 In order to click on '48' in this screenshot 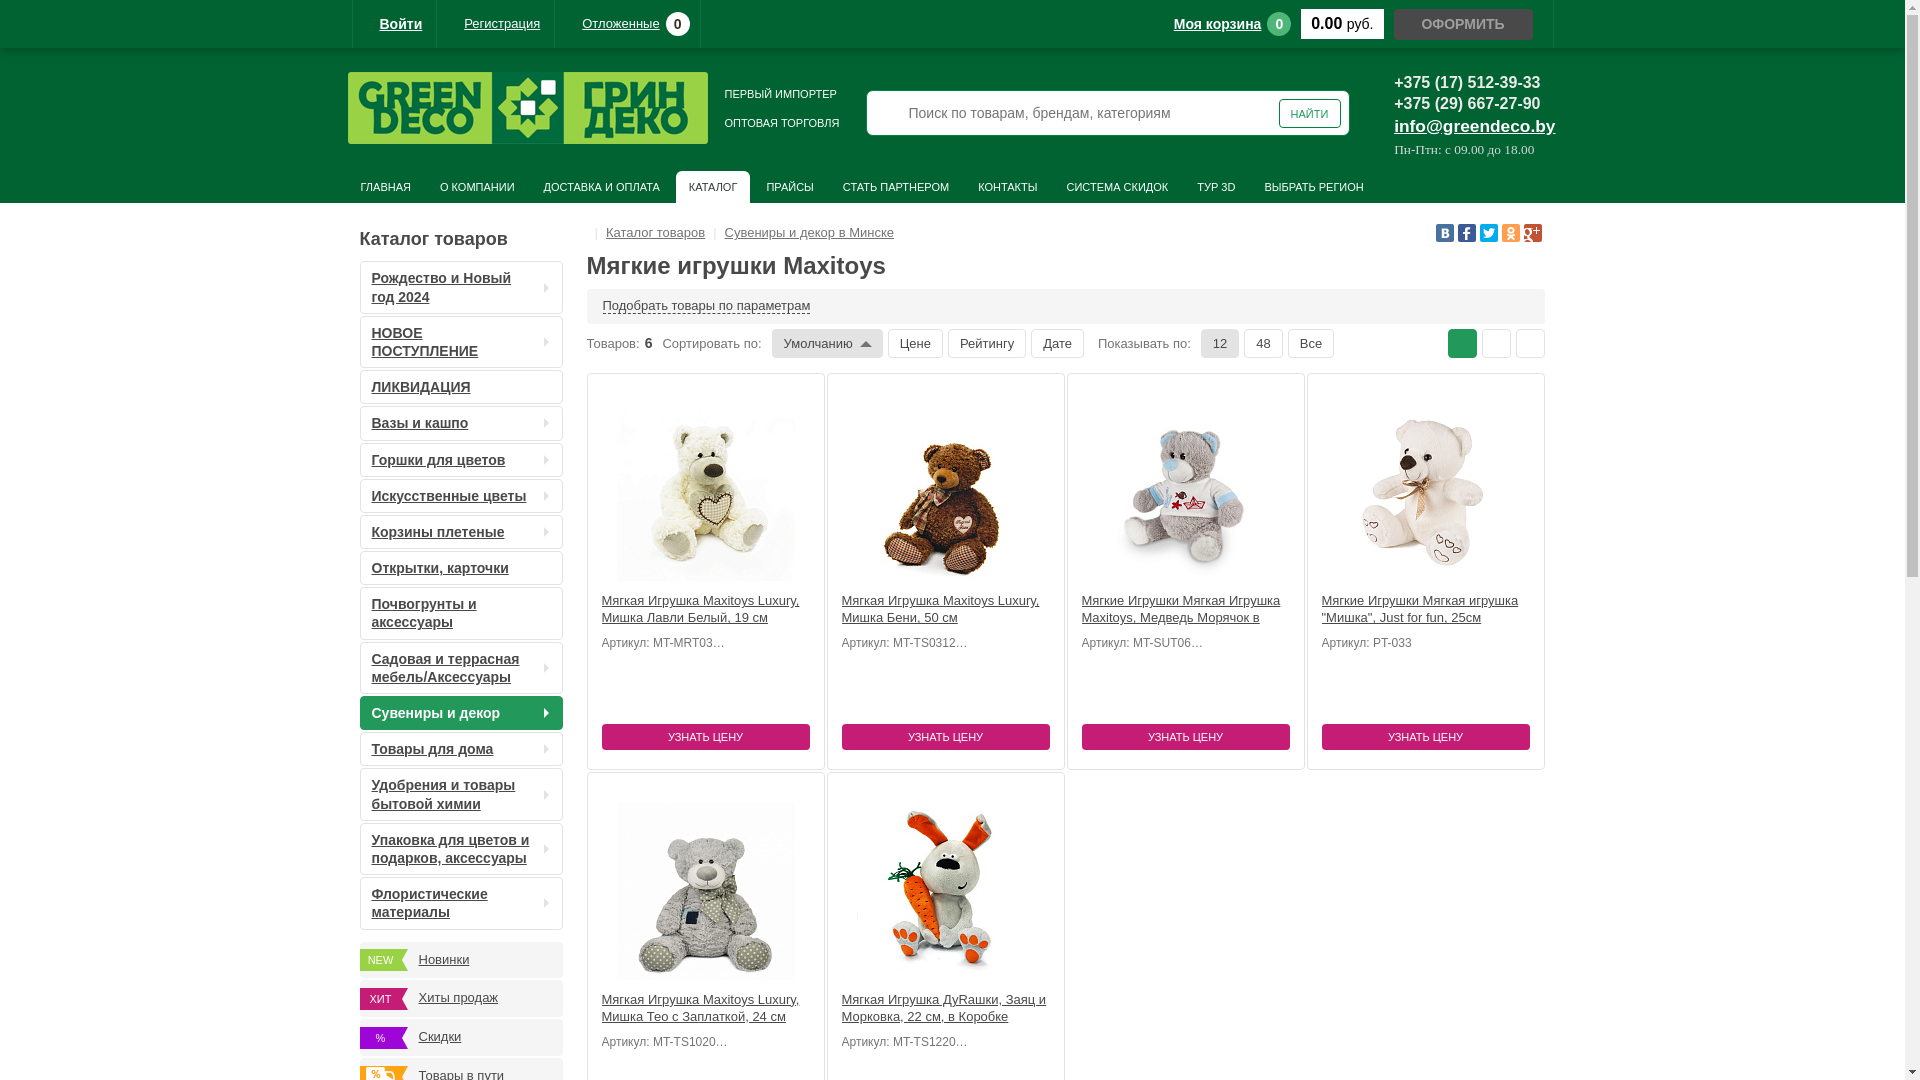, I will do `click(1261, 342)`.